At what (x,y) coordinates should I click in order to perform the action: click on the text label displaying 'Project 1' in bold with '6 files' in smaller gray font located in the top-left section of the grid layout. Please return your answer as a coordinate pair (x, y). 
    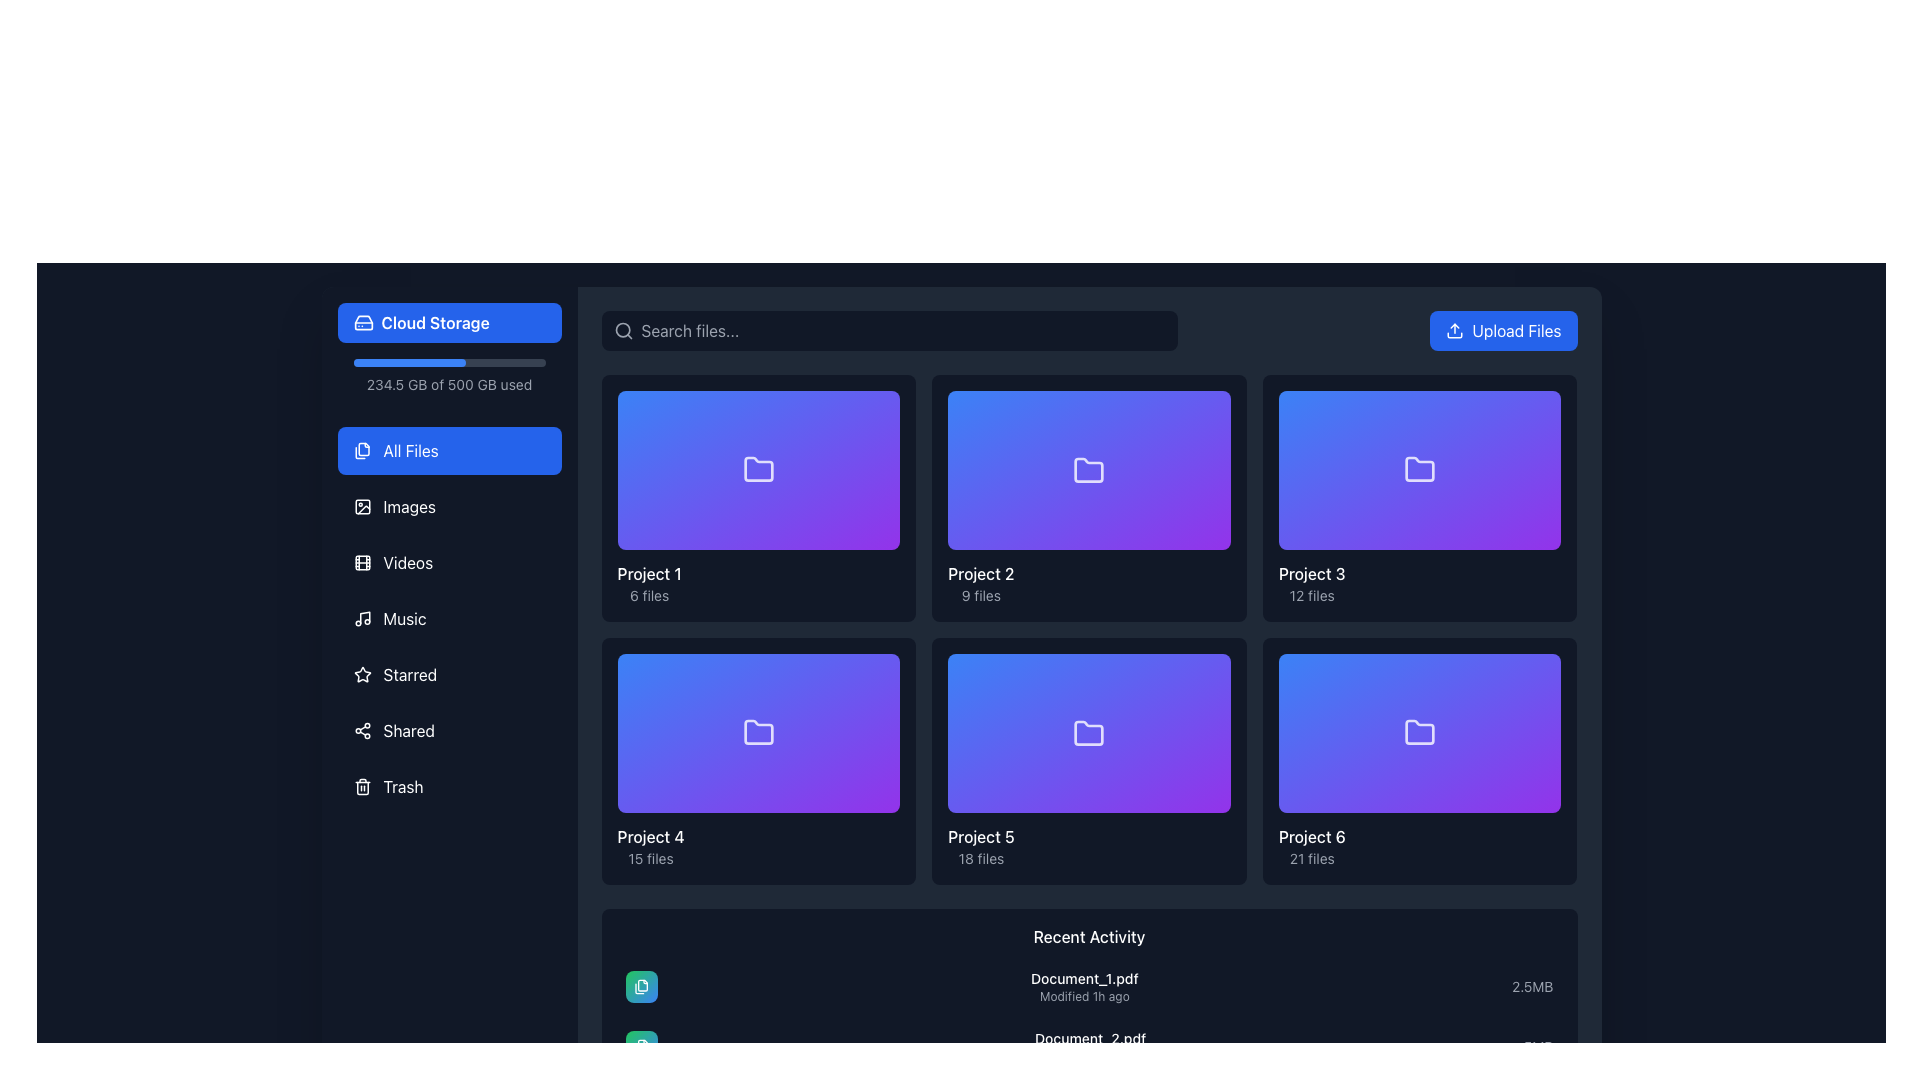
    Looking at the image, I should click on (649, 583).